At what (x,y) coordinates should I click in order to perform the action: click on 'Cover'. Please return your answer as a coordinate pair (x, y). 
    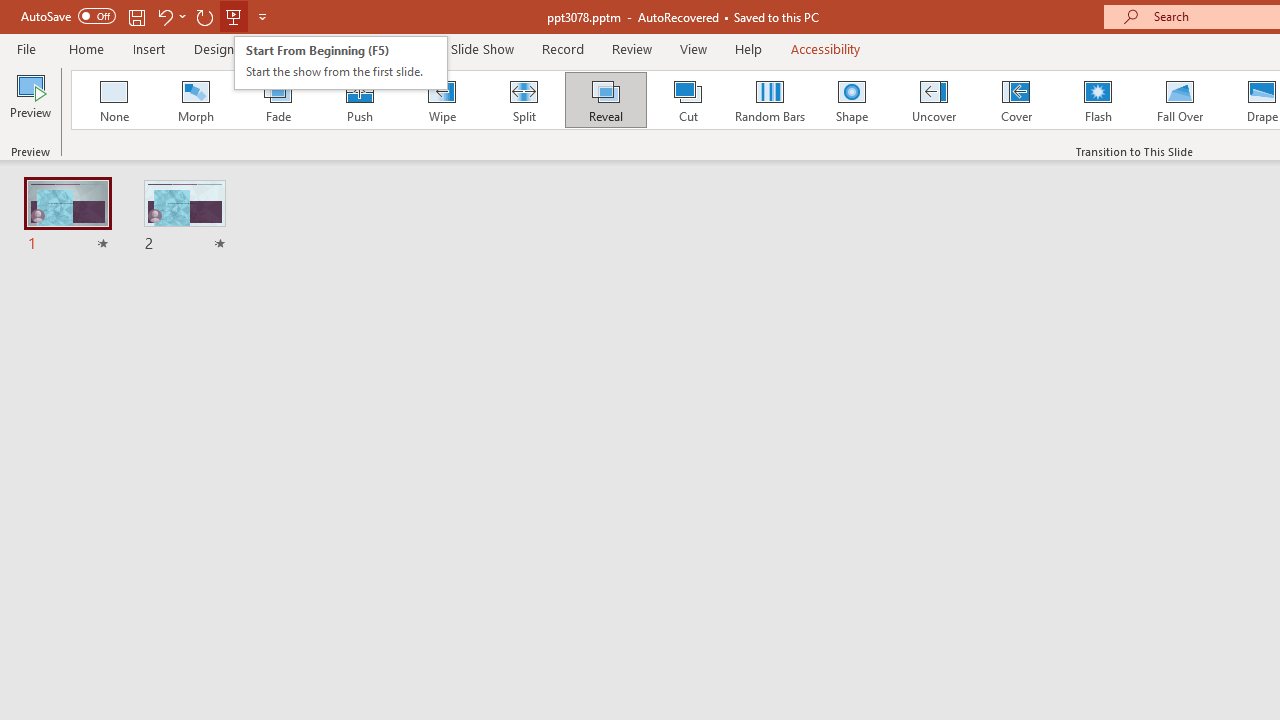
    Looking at the image, I should click on (1016, 100).